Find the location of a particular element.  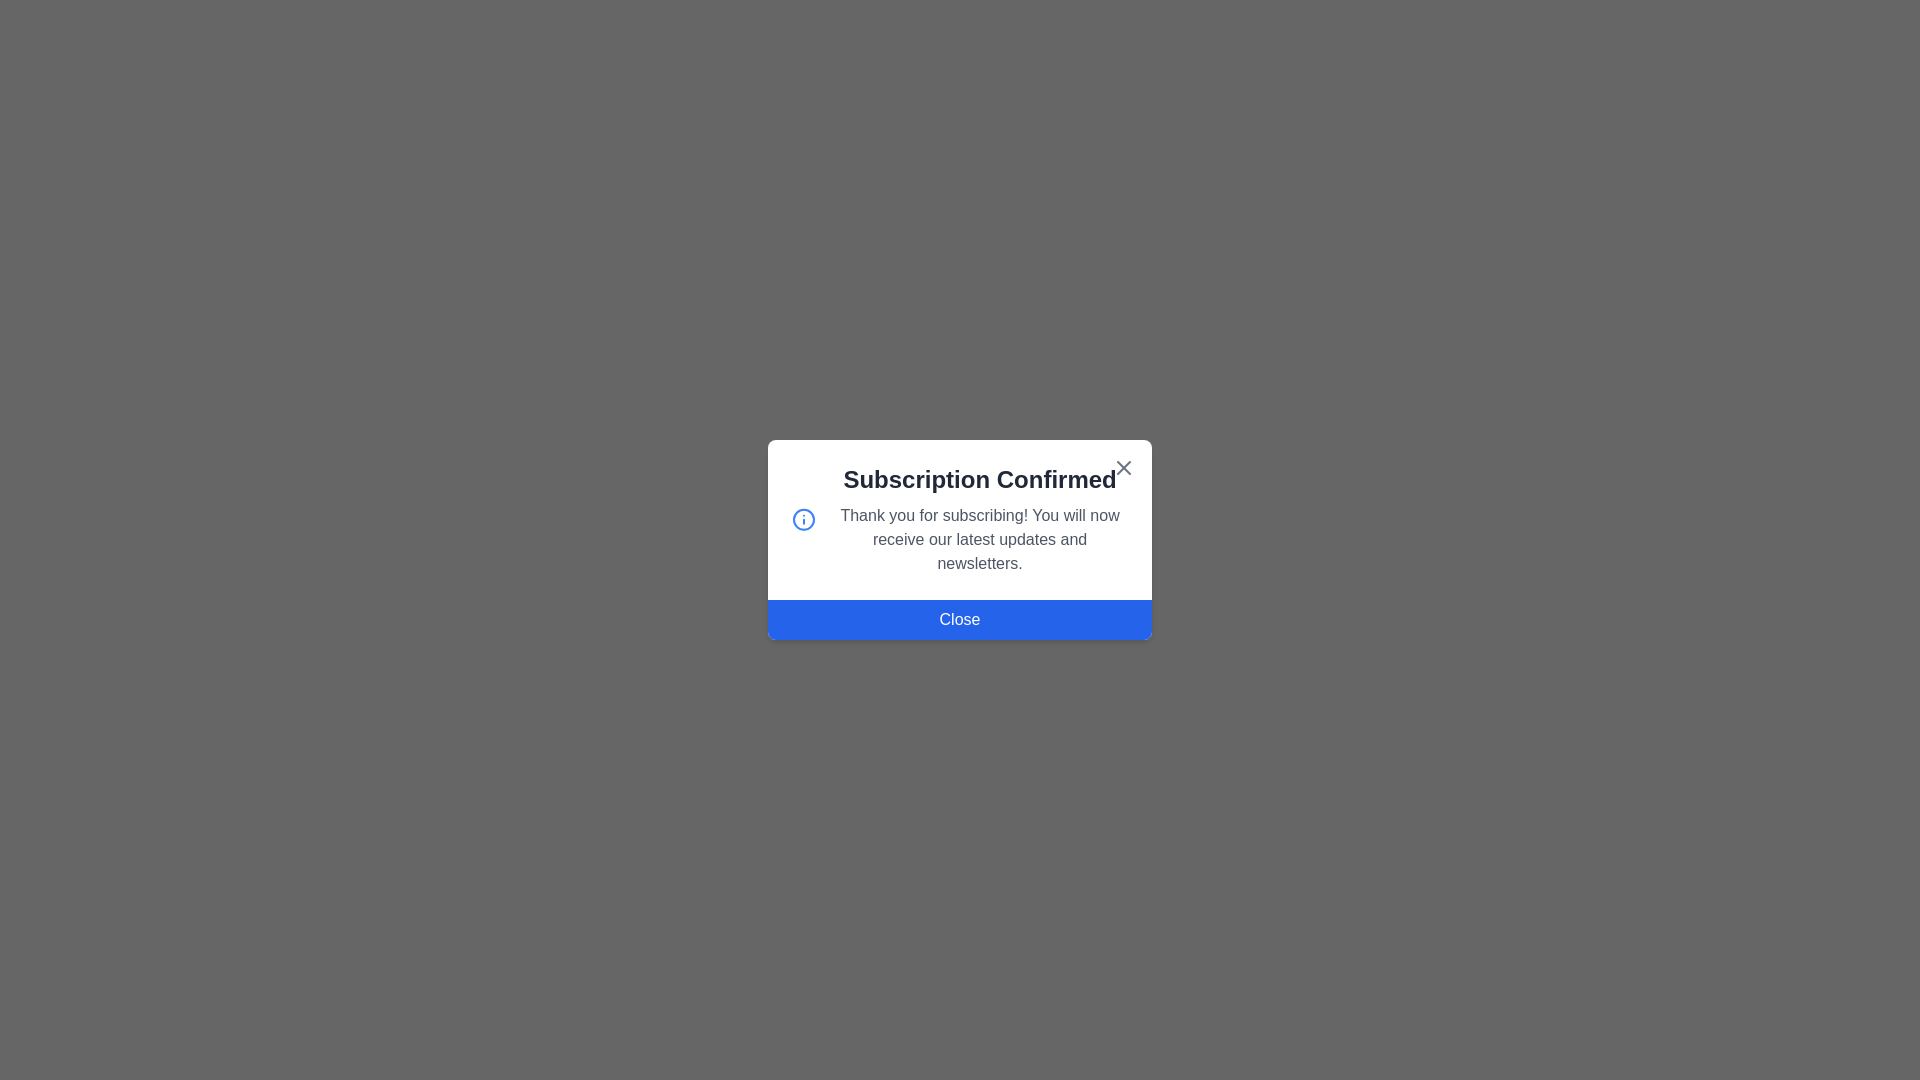

the descriptive text below the heading to select it is located at coordinates (979, 540).